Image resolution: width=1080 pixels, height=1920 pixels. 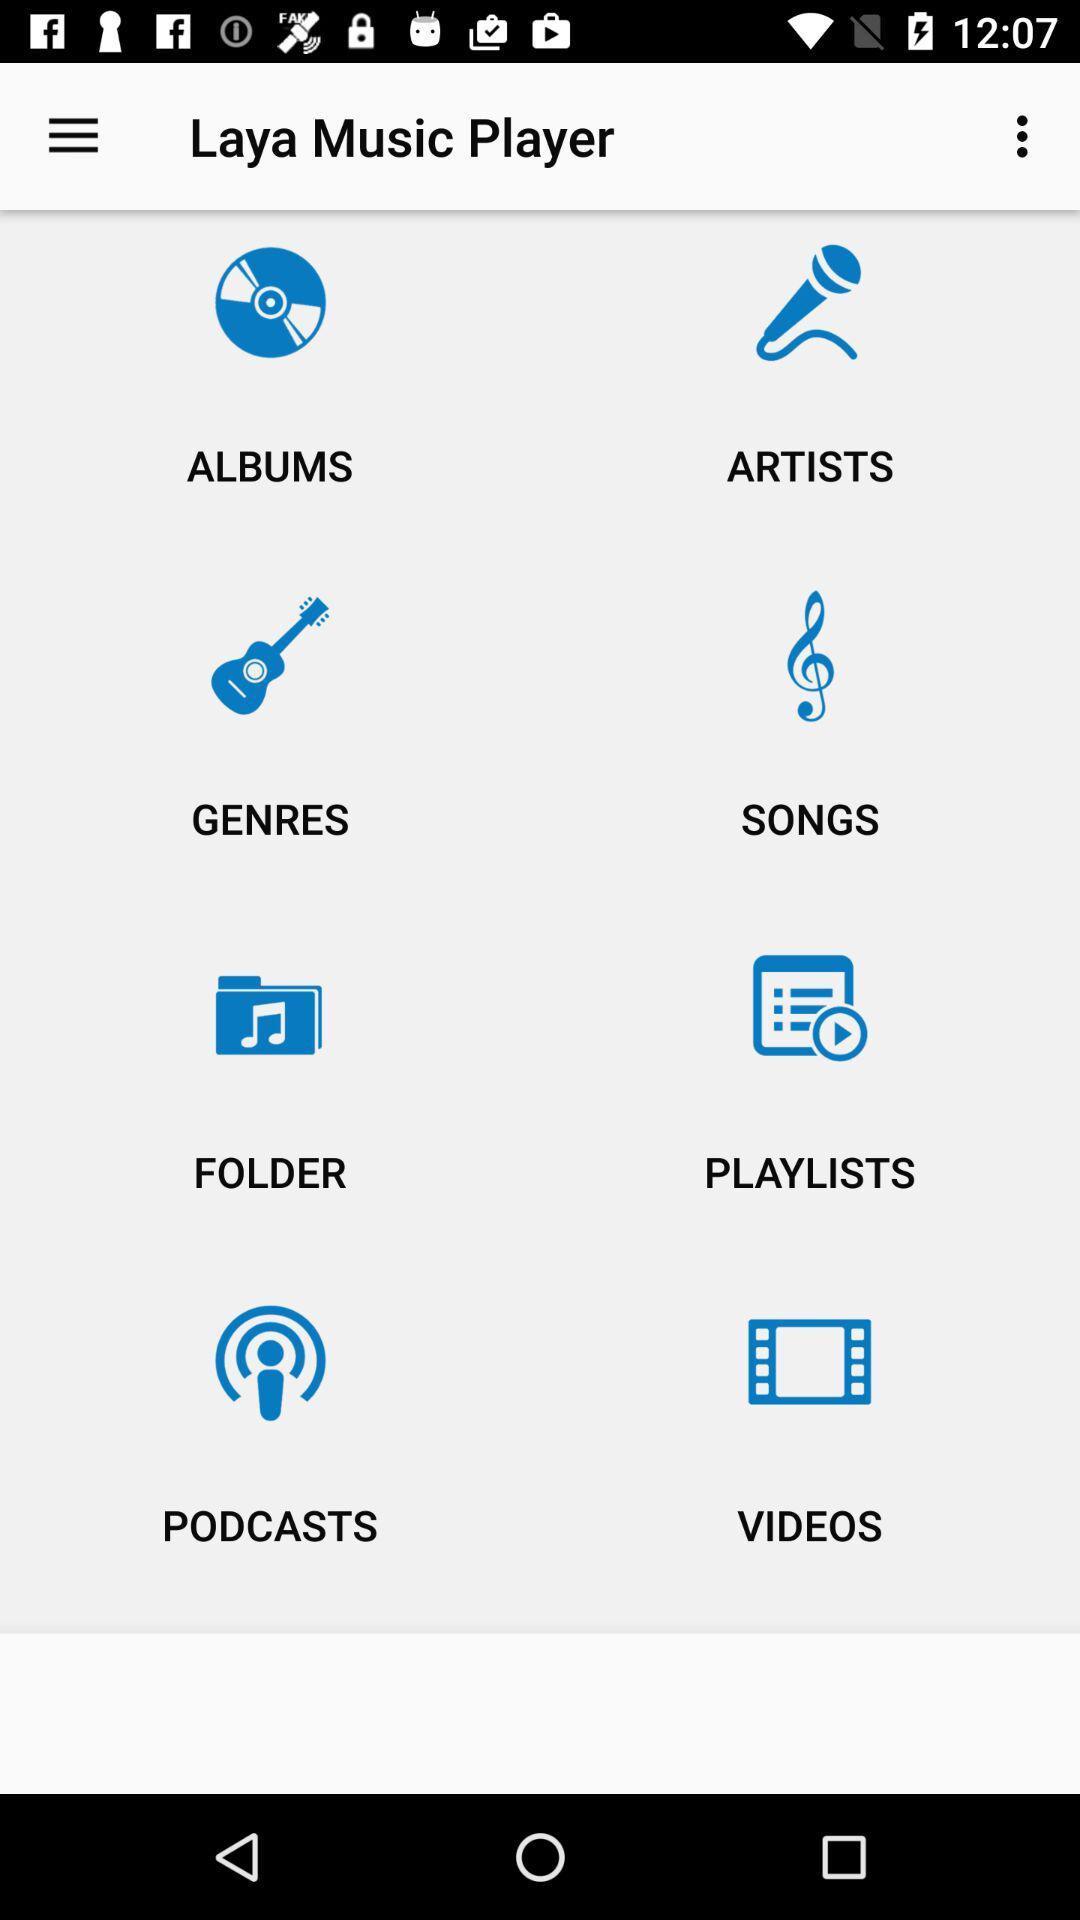 What do you see at coordinates (810, 744) in the screenshot?
I see `the songs item` at bounding box center [810, 744].